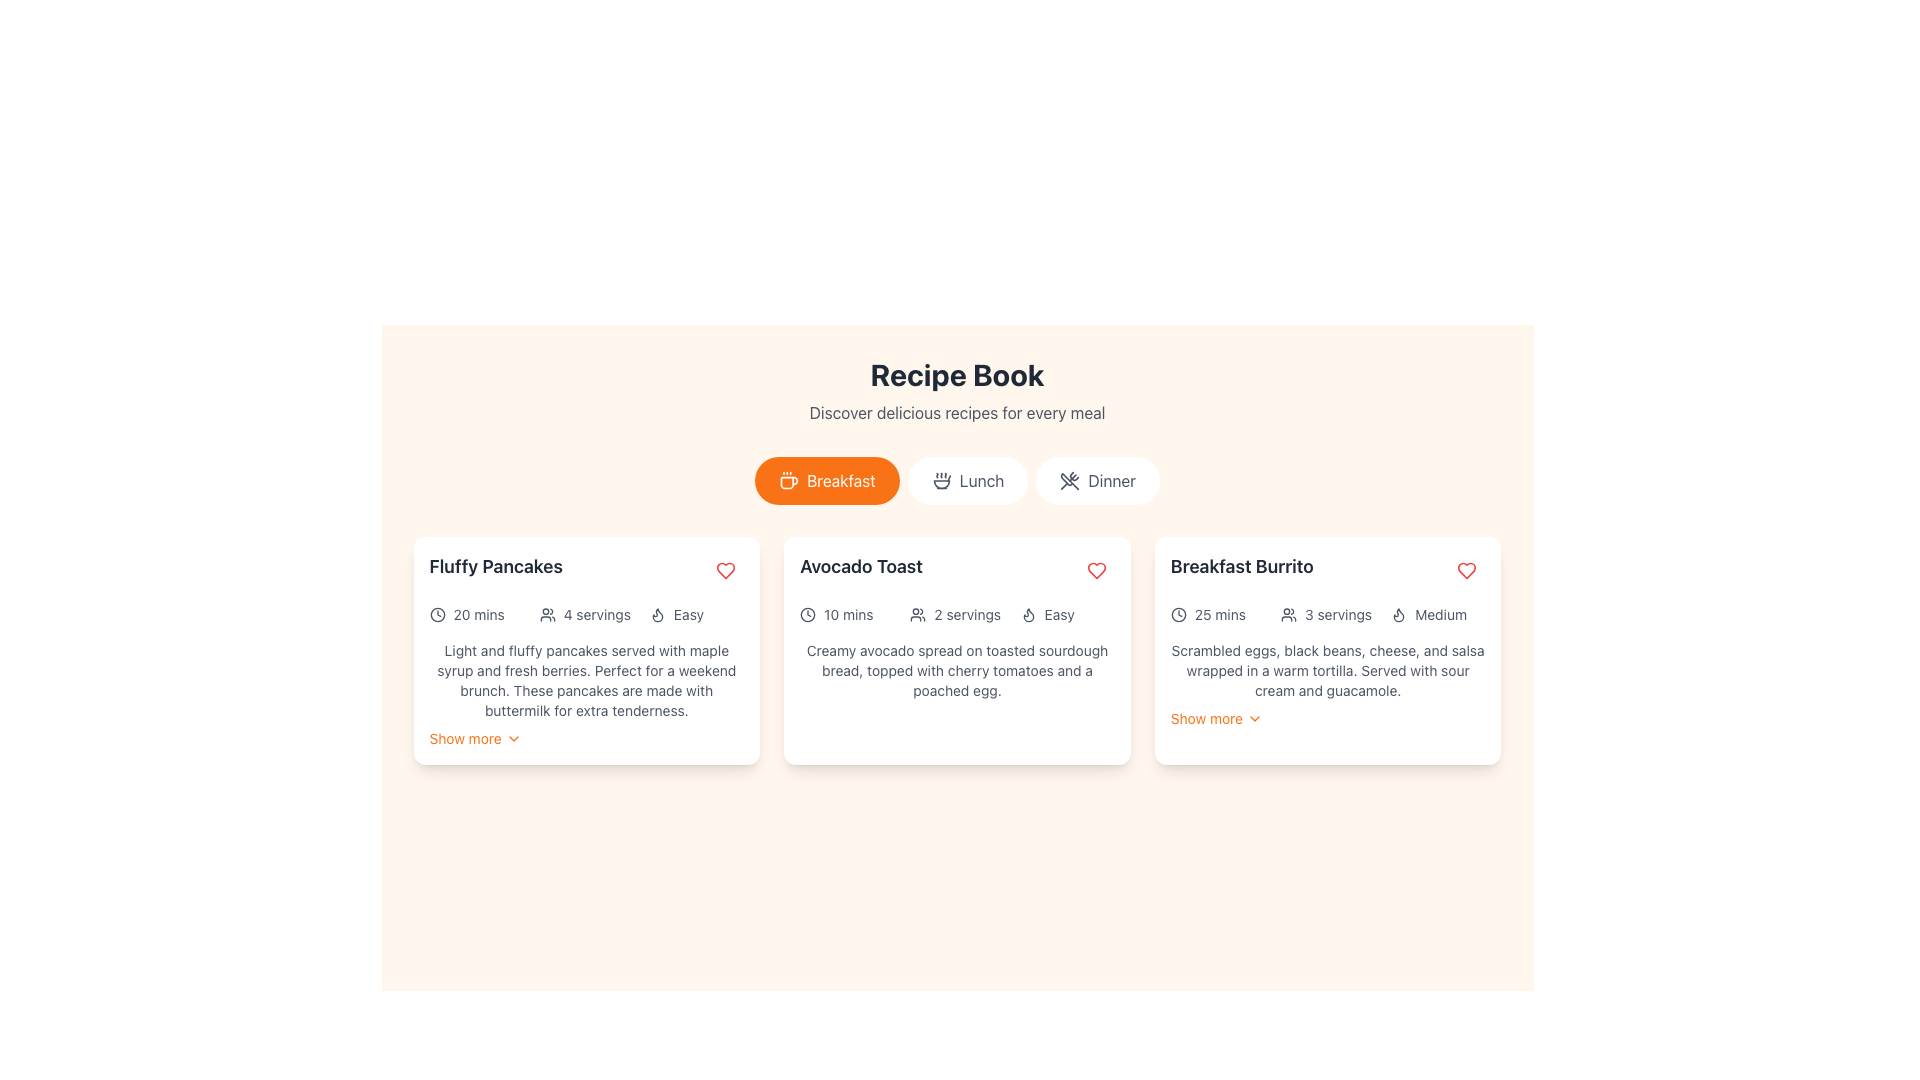 The height and width of the screenshot is (1080, 1920). I want to click on the text label that provides estimated time for the recipe inside the second card titled 'Avocado Toast', located in the first row beneath the title, so click(848, 613).